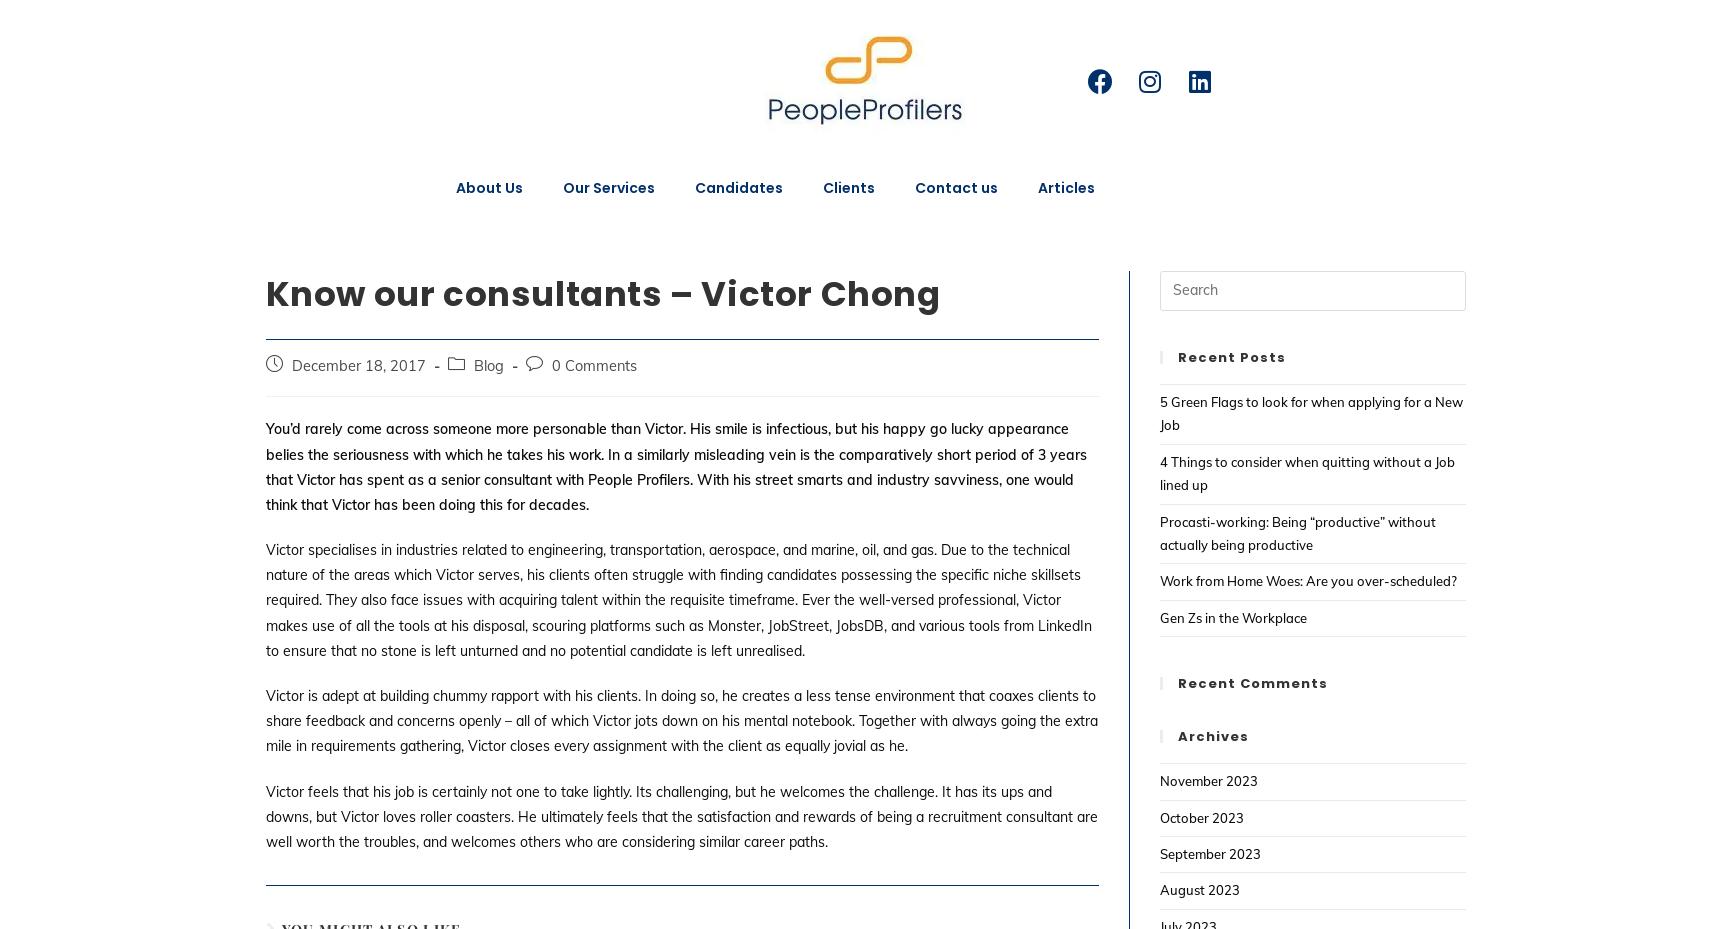 The image size is (1731, 929). What do you see at coordinates (1208, 780) in the screenshot?
I see `'November 2023'` at bounding box center [1208, 780].